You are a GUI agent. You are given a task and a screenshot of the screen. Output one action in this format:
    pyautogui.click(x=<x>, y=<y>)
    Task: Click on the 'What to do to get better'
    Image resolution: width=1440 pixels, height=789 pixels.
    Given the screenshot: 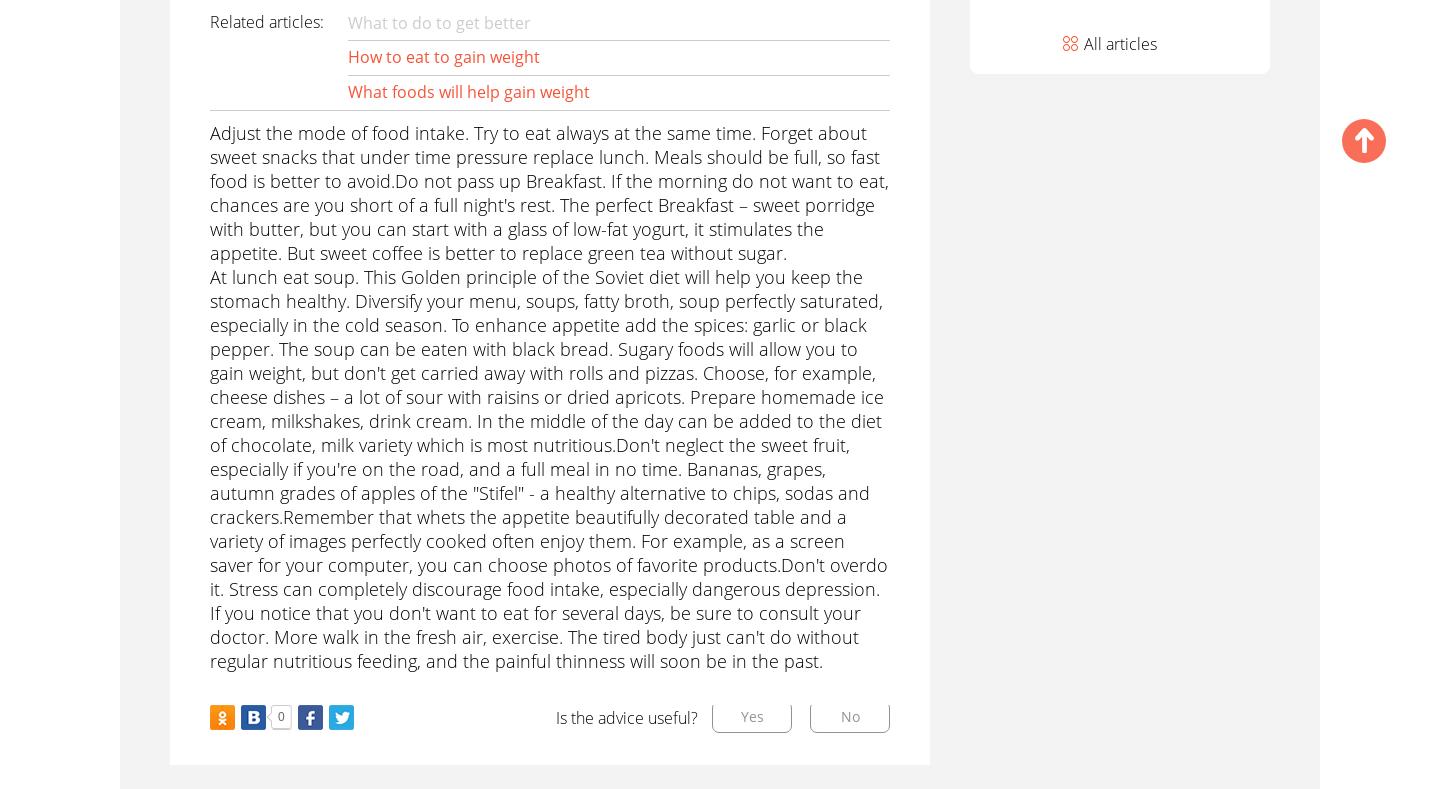 What is the action you would take?
    pyautogui.click(x=438, y=22)
    